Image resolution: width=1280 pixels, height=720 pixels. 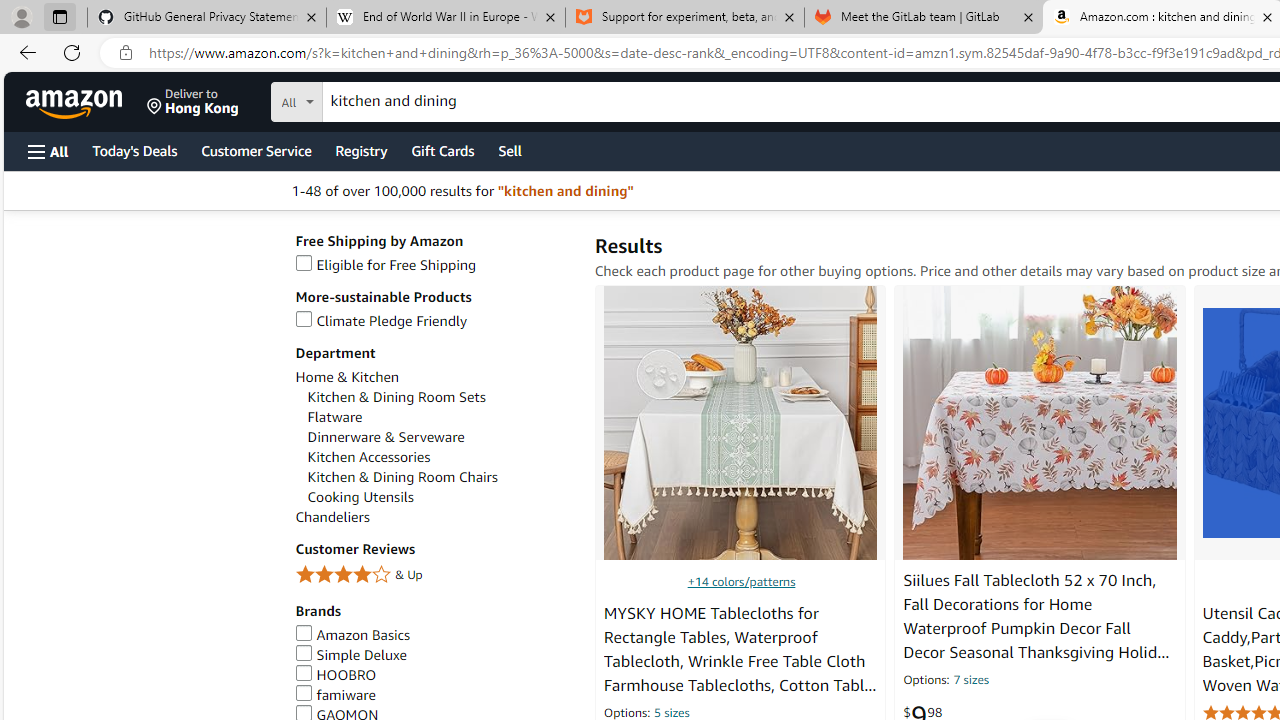 What do you see at coordinates (439, 457) in the screenshot?
I see `'Kitchen Accessories'` at bounding box center [439, 457].